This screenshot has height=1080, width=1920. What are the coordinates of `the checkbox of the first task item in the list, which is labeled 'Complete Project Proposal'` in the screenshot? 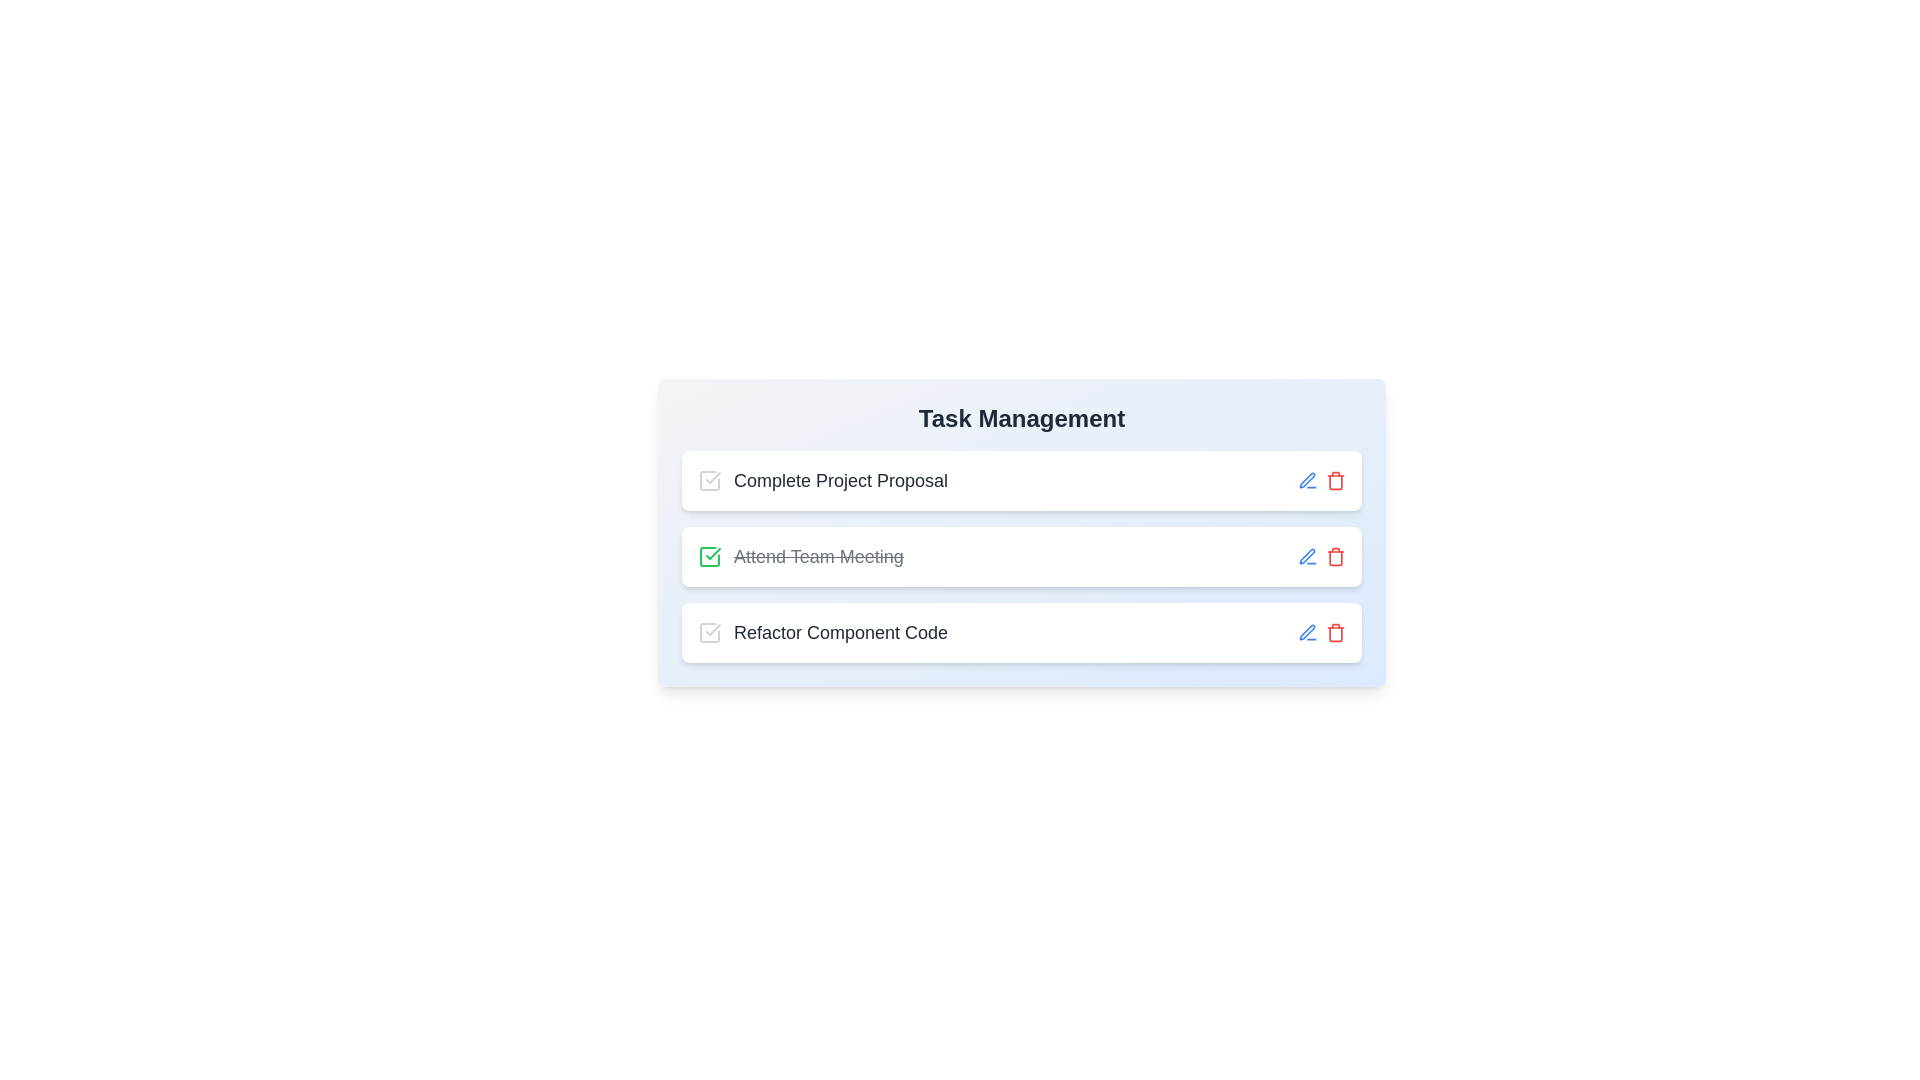 It's located at (1022, 481).